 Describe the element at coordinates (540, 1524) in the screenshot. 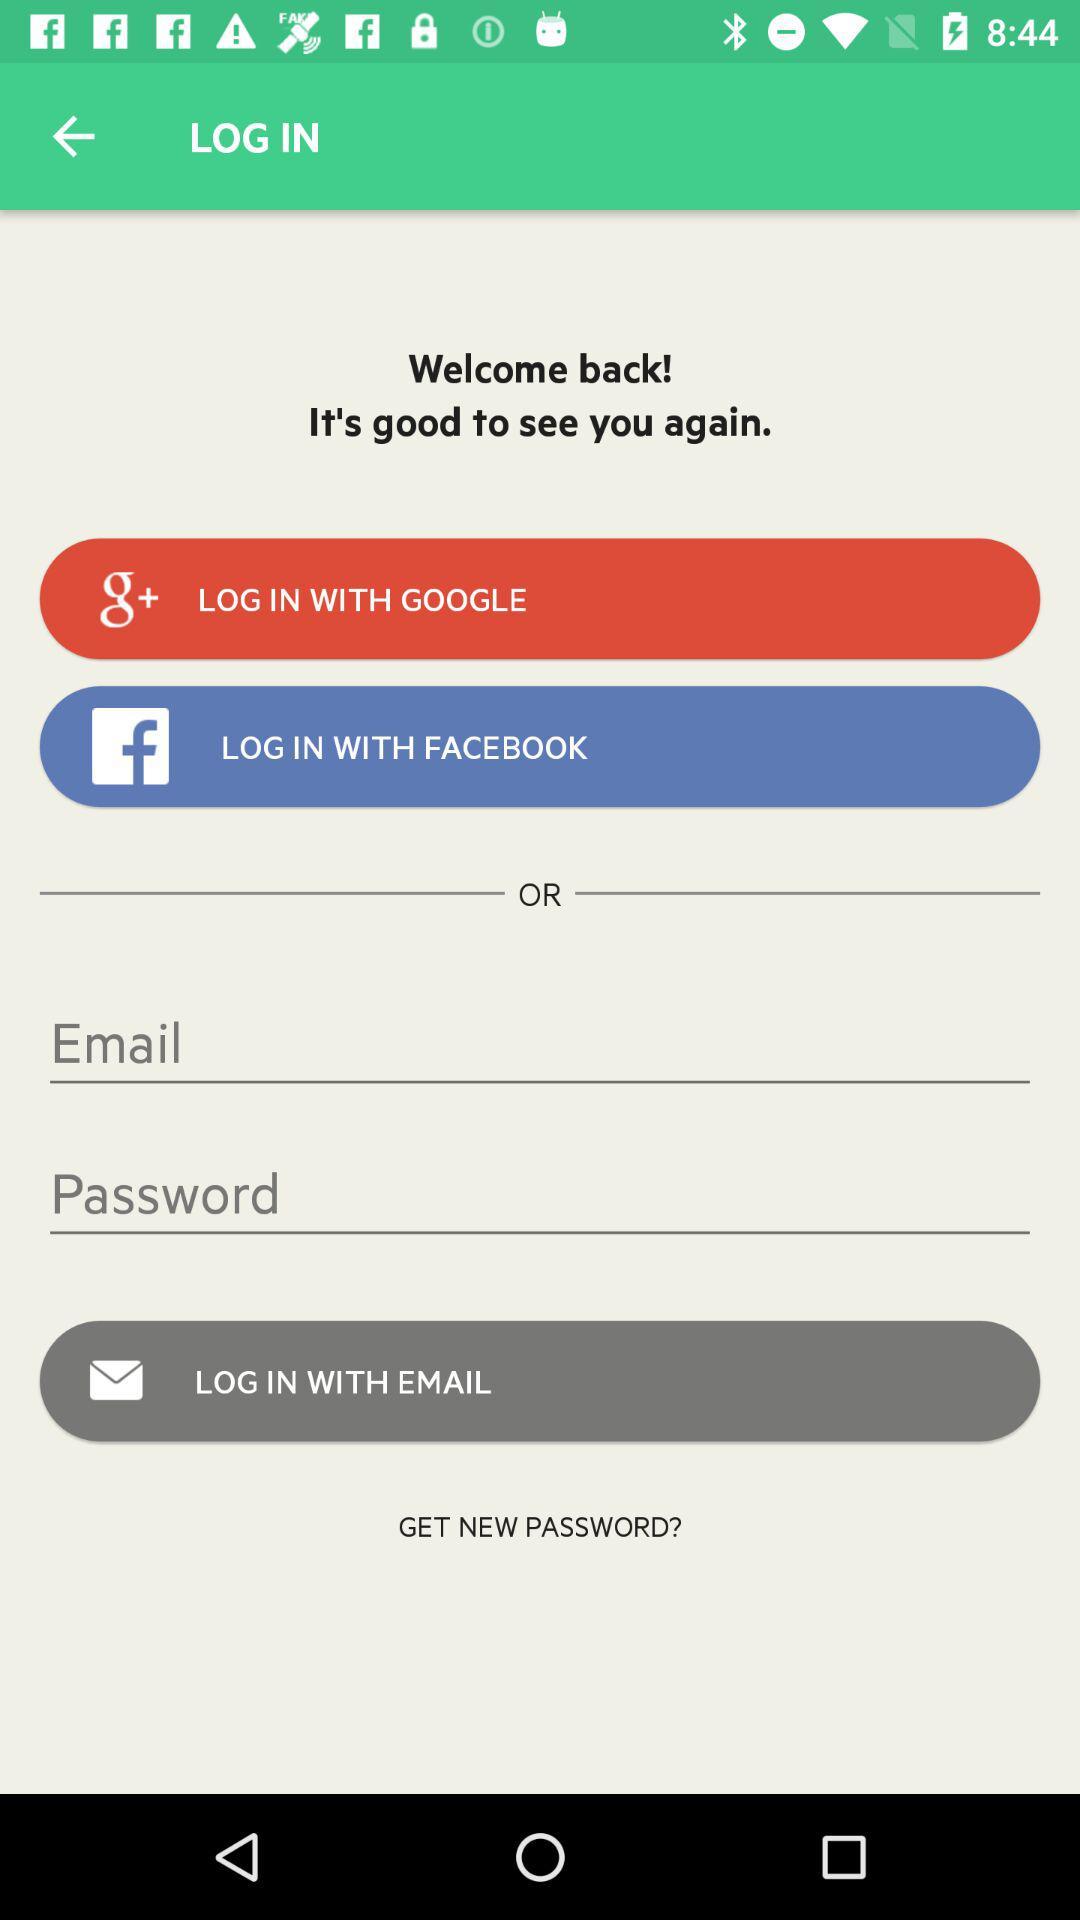

I see `the get new password? item` at that location.